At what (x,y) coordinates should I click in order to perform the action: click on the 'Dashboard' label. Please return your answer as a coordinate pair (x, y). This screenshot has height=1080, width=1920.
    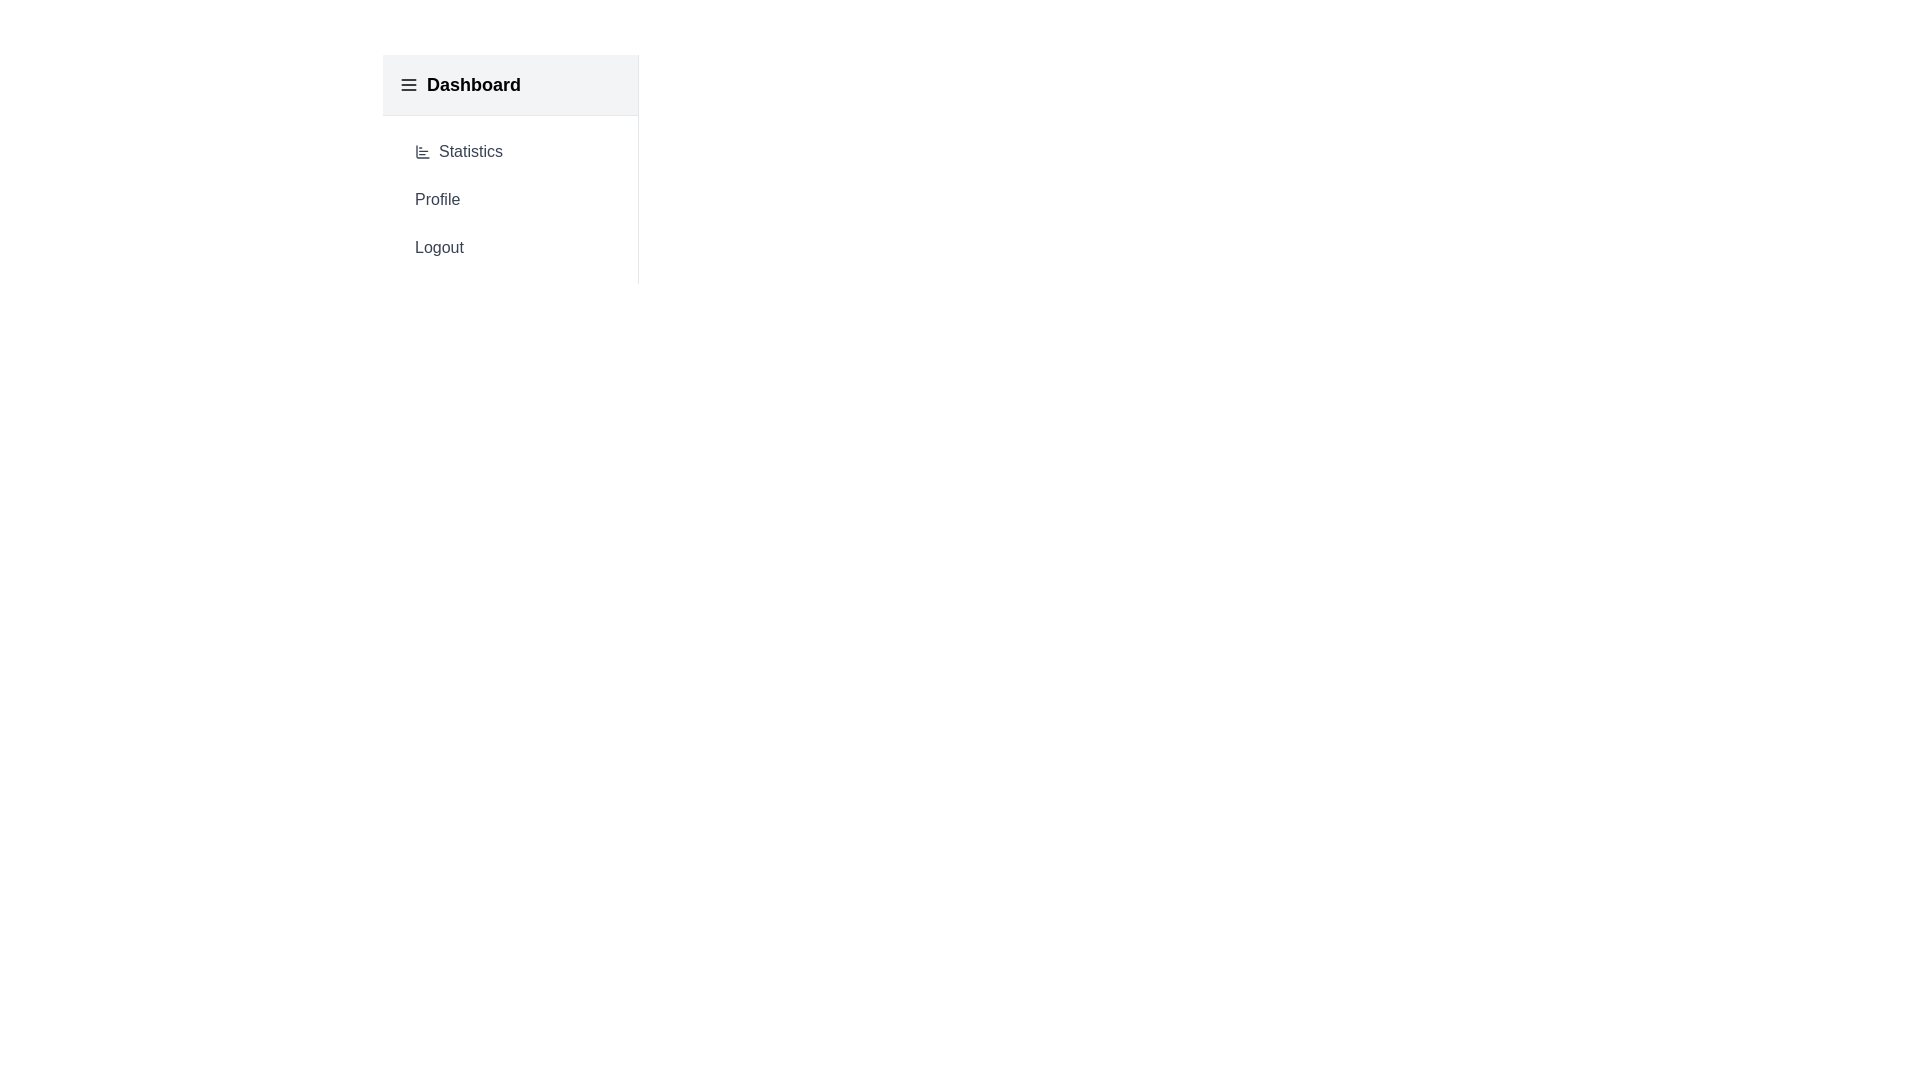
    Looking at the image, I should click on (473, 83).